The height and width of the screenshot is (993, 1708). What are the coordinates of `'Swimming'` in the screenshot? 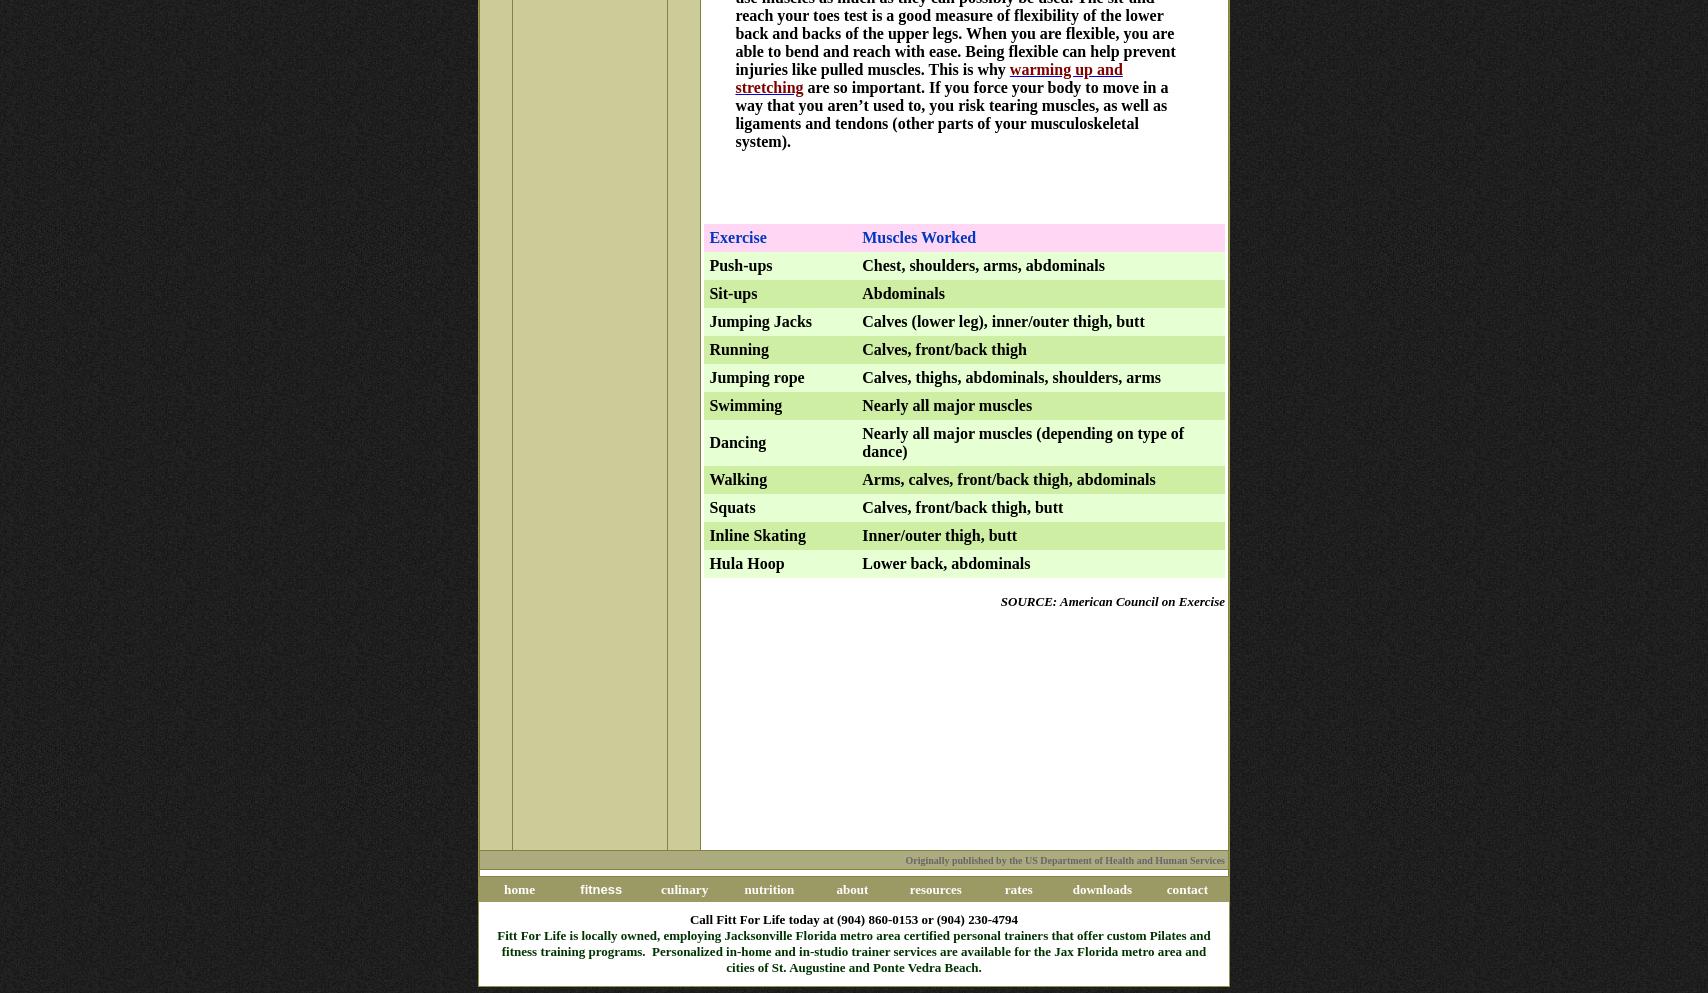 It's located at (745, 403).